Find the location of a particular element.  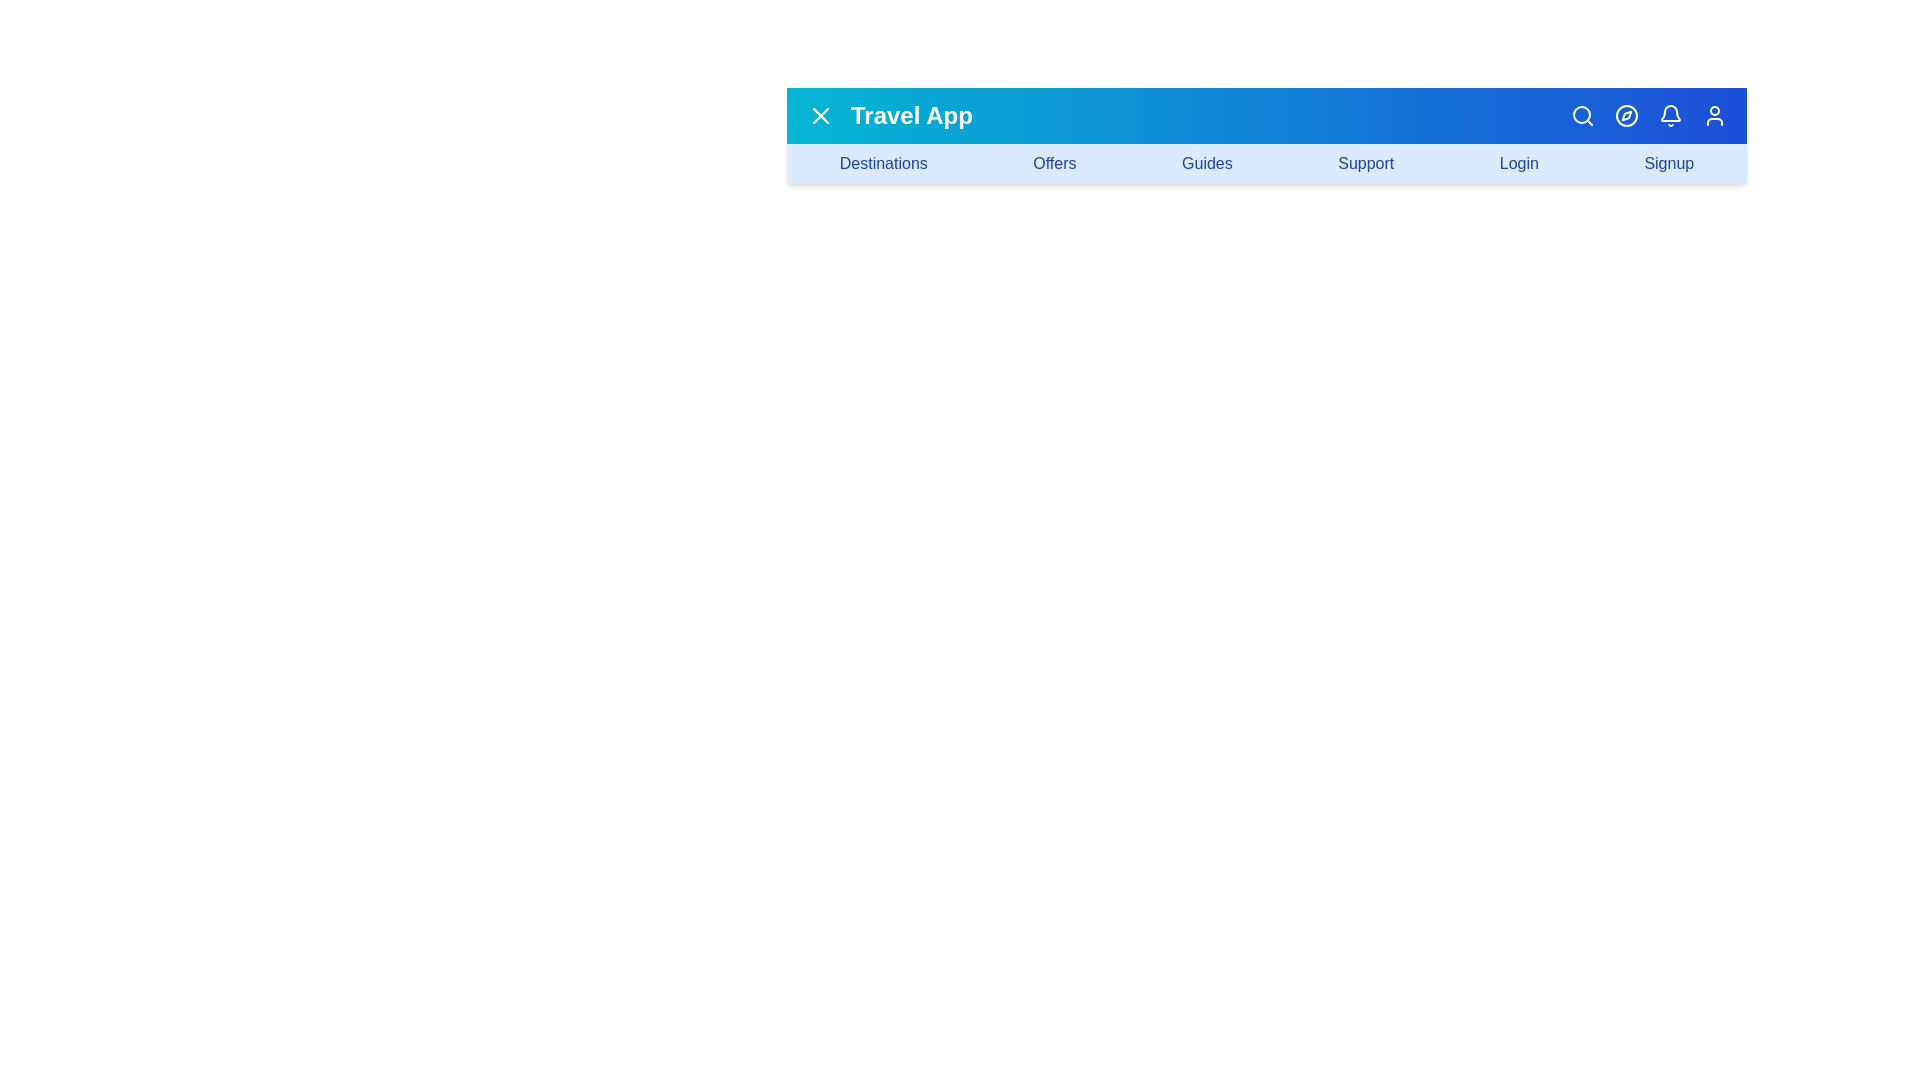

the navigation link labeled 'Signup' is located at coordinates (1669, 163).